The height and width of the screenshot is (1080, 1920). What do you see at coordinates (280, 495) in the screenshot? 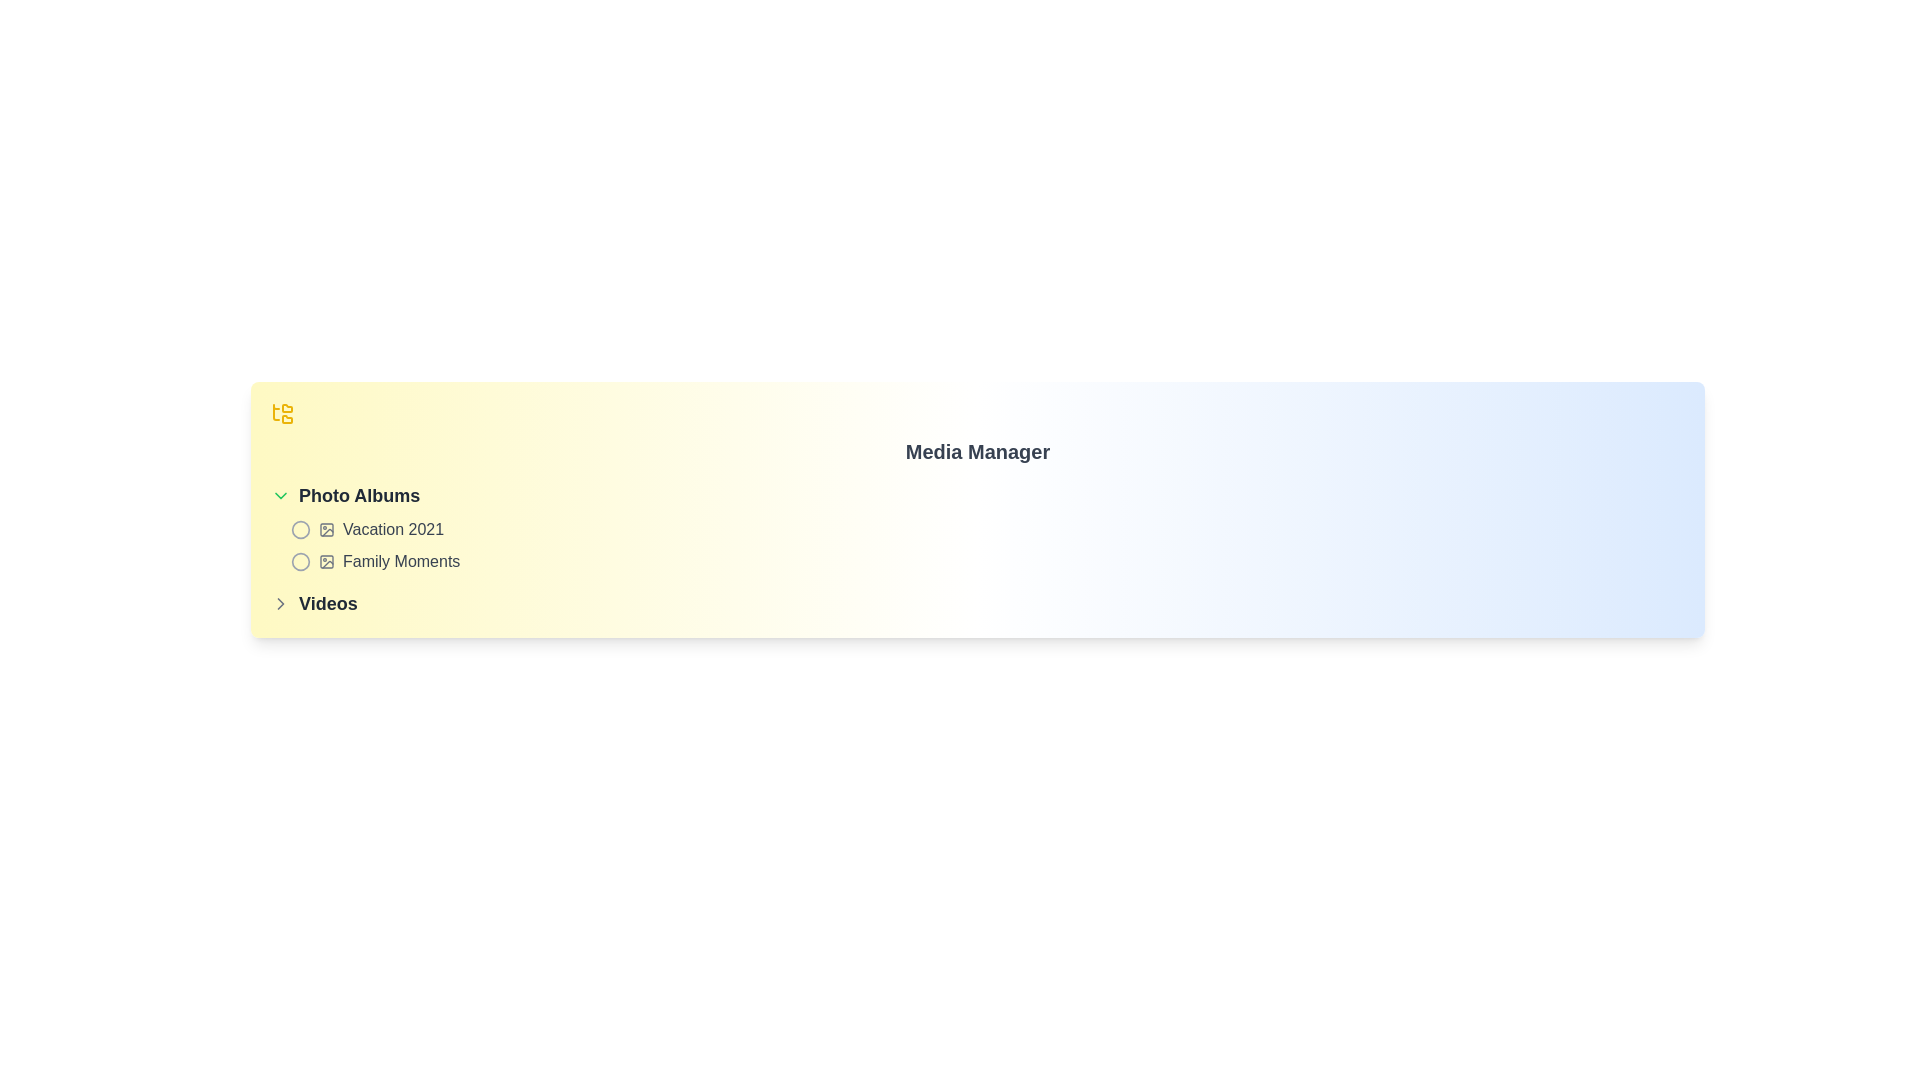
I see `the green downward chevron icon` at bounding box center [280, 495].